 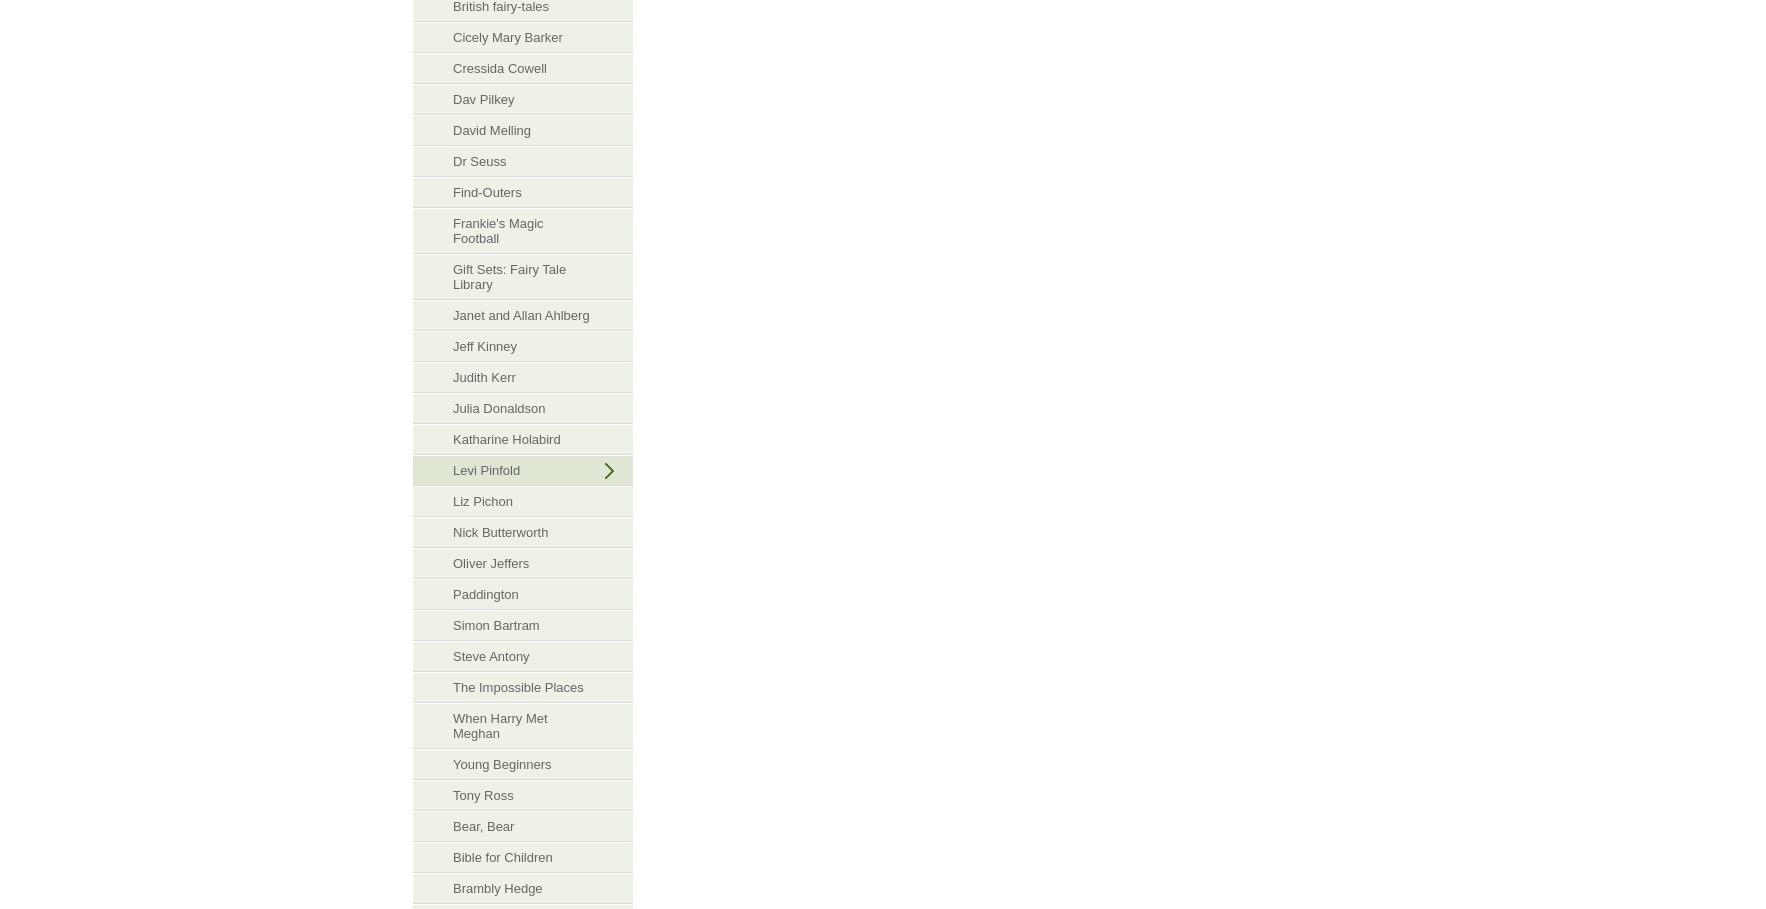 I want to click on 'Bible for Children', so click(x=452, y=856).